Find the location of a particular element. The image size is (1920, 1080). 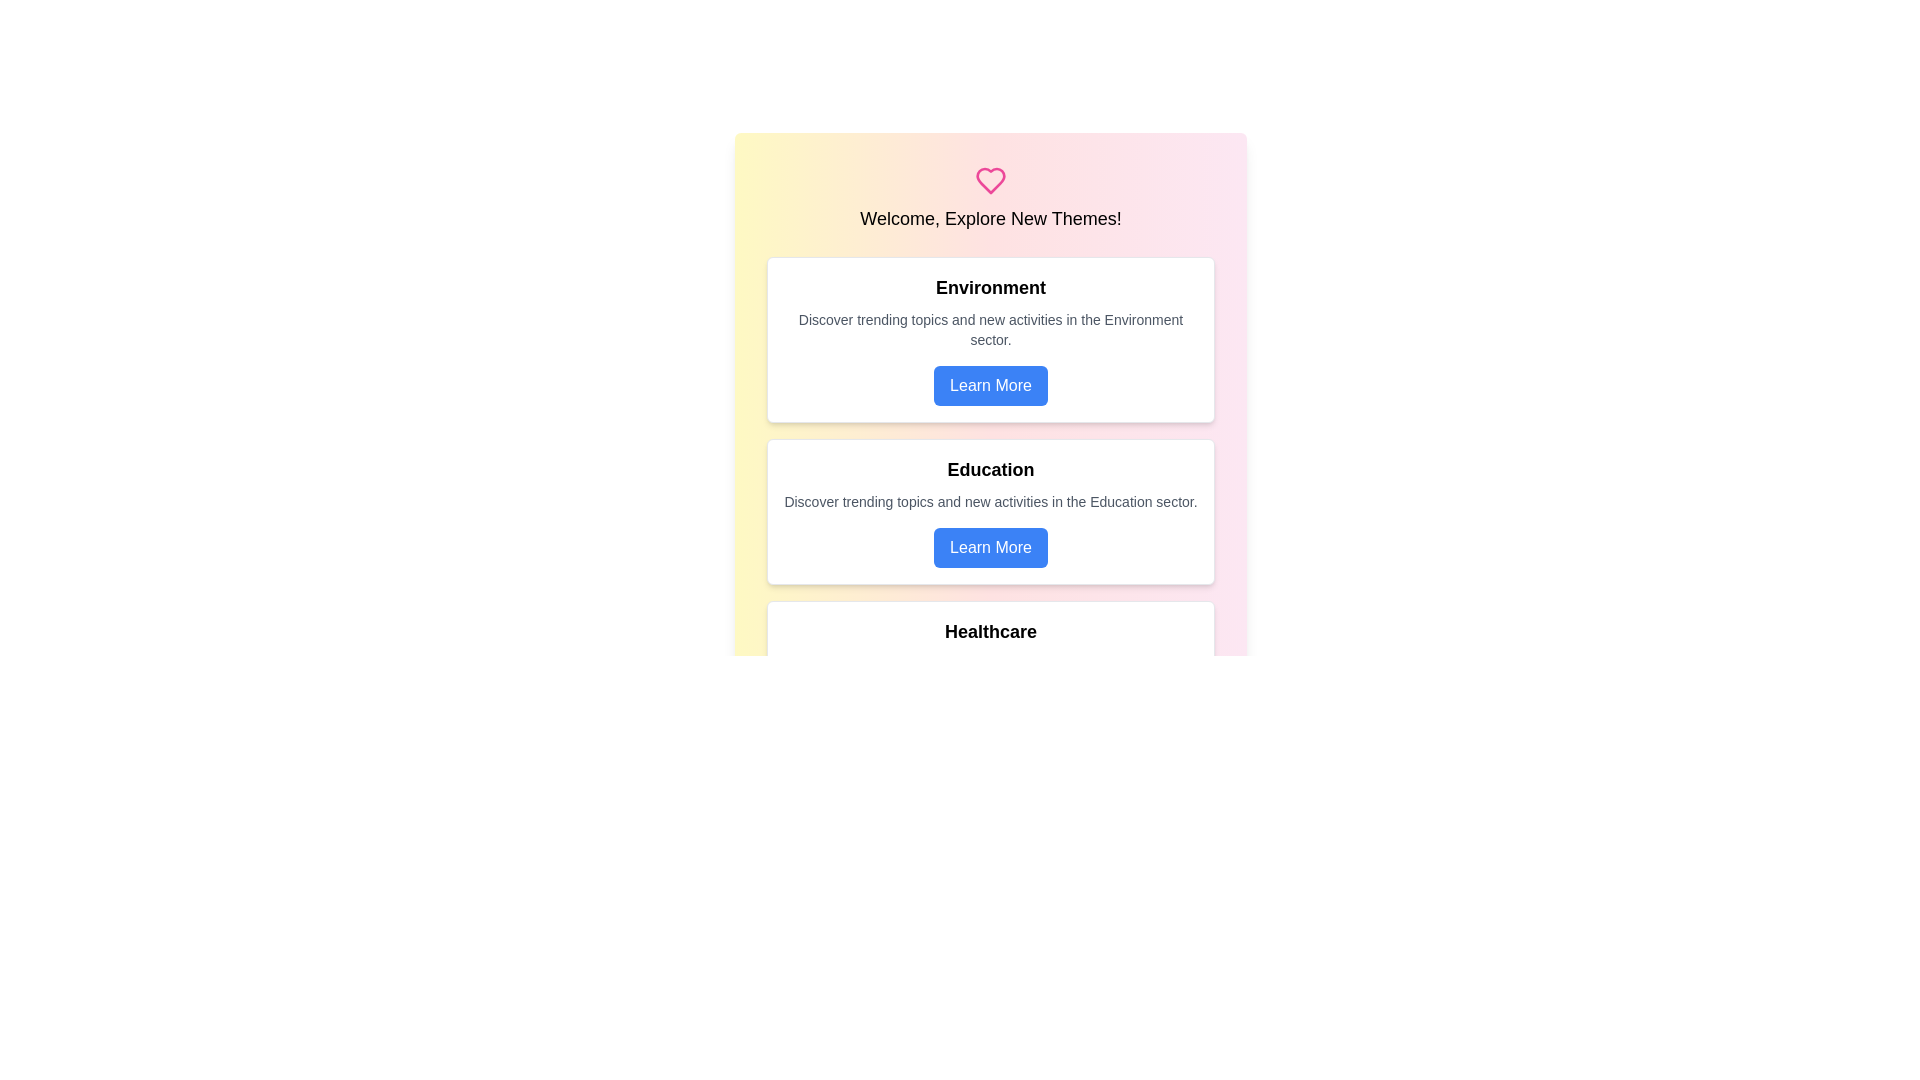

the 'Learn More' button on the 'Education' informational card, which is the second card in a sequence of three vertically stacked cards is located at coordinates (990, 511).